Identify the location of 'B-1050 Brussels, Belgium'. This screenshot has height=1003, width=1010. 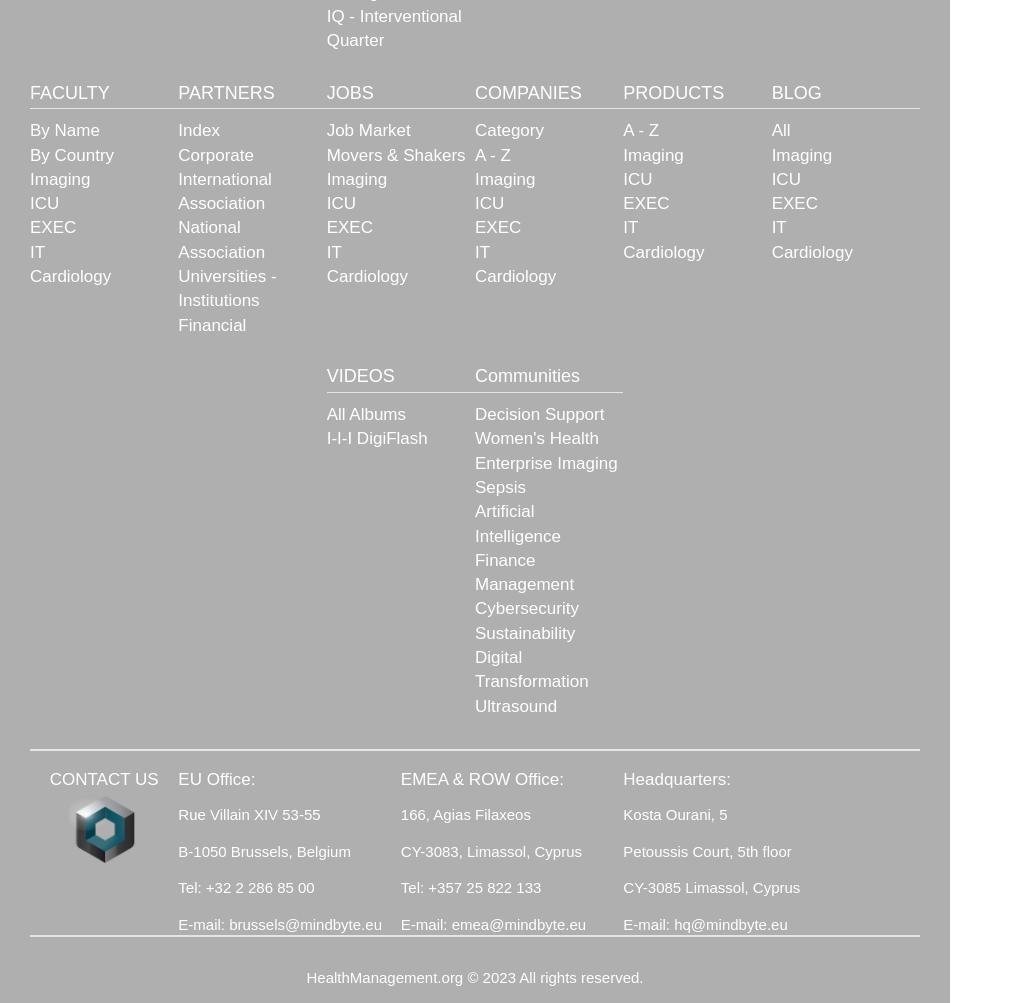
(176, 850).